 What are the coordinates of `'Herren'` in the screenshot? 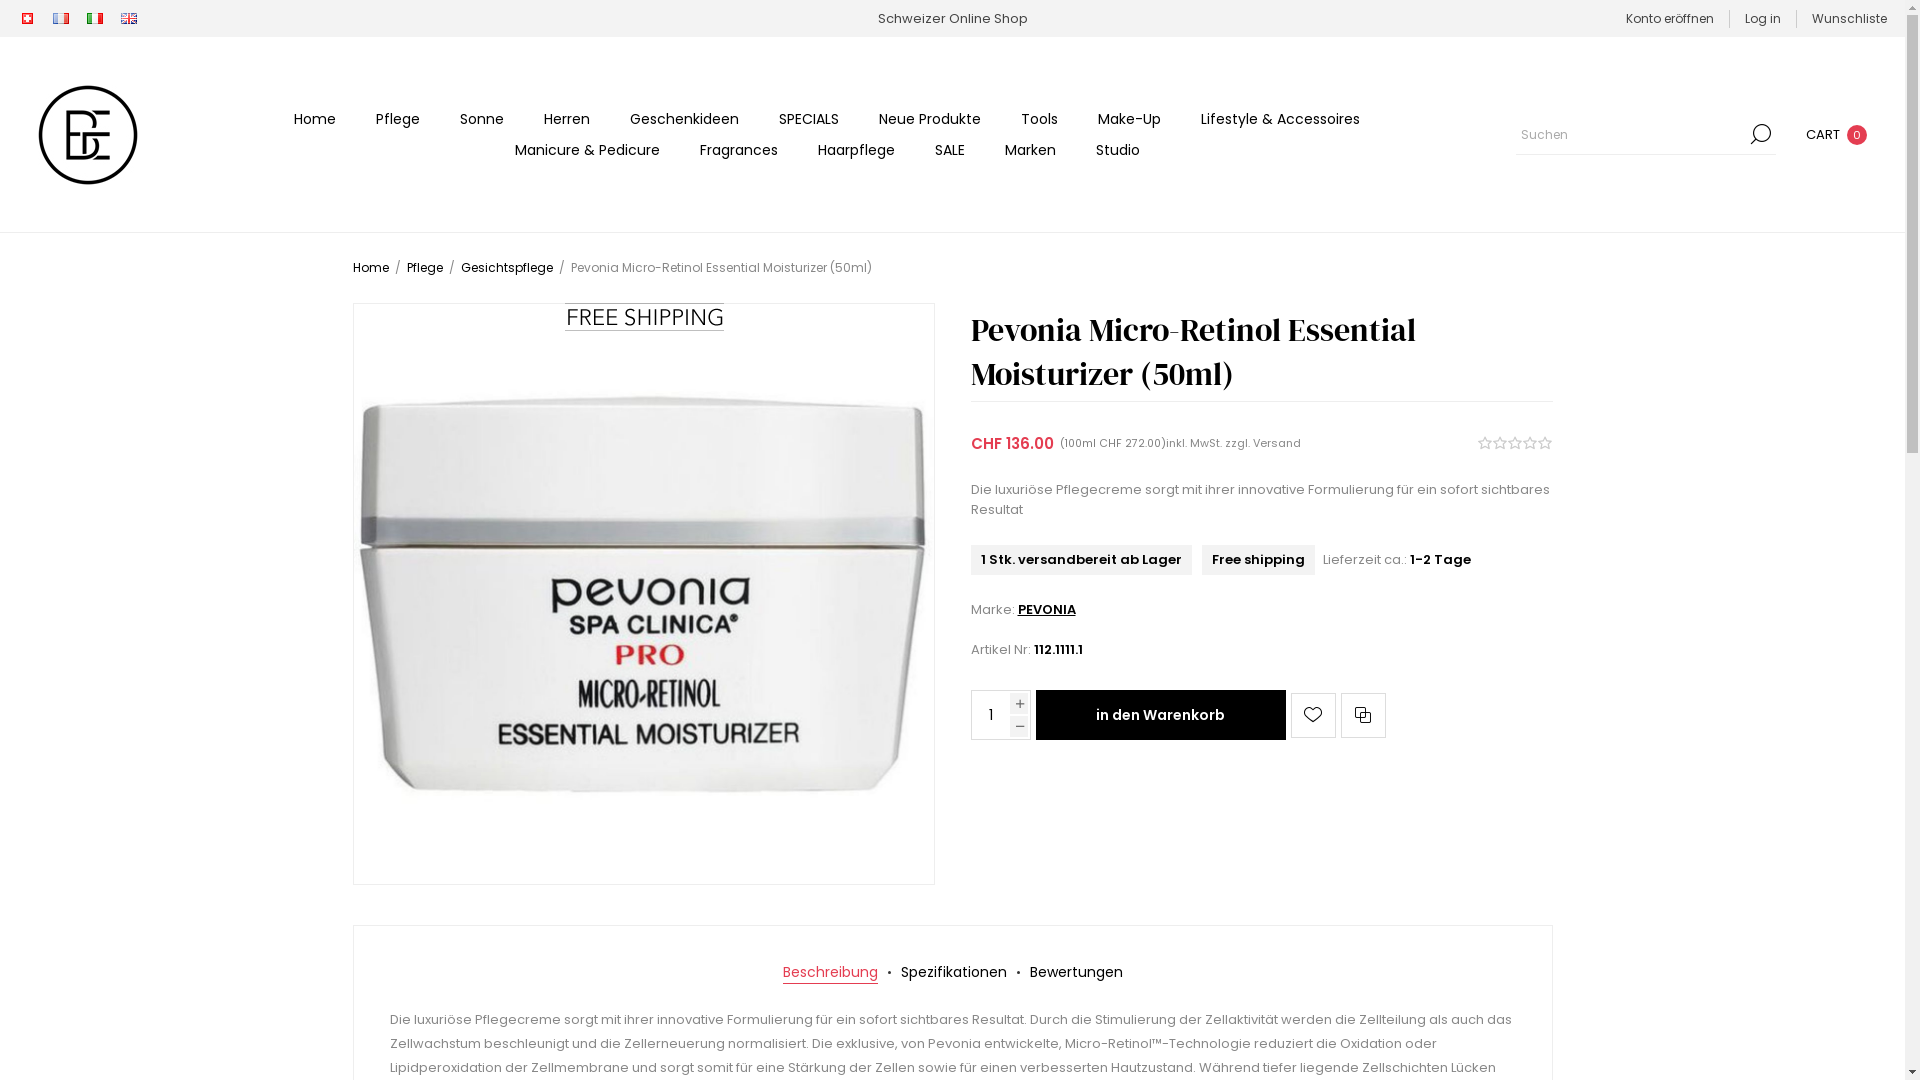 It's located at (565, 119).